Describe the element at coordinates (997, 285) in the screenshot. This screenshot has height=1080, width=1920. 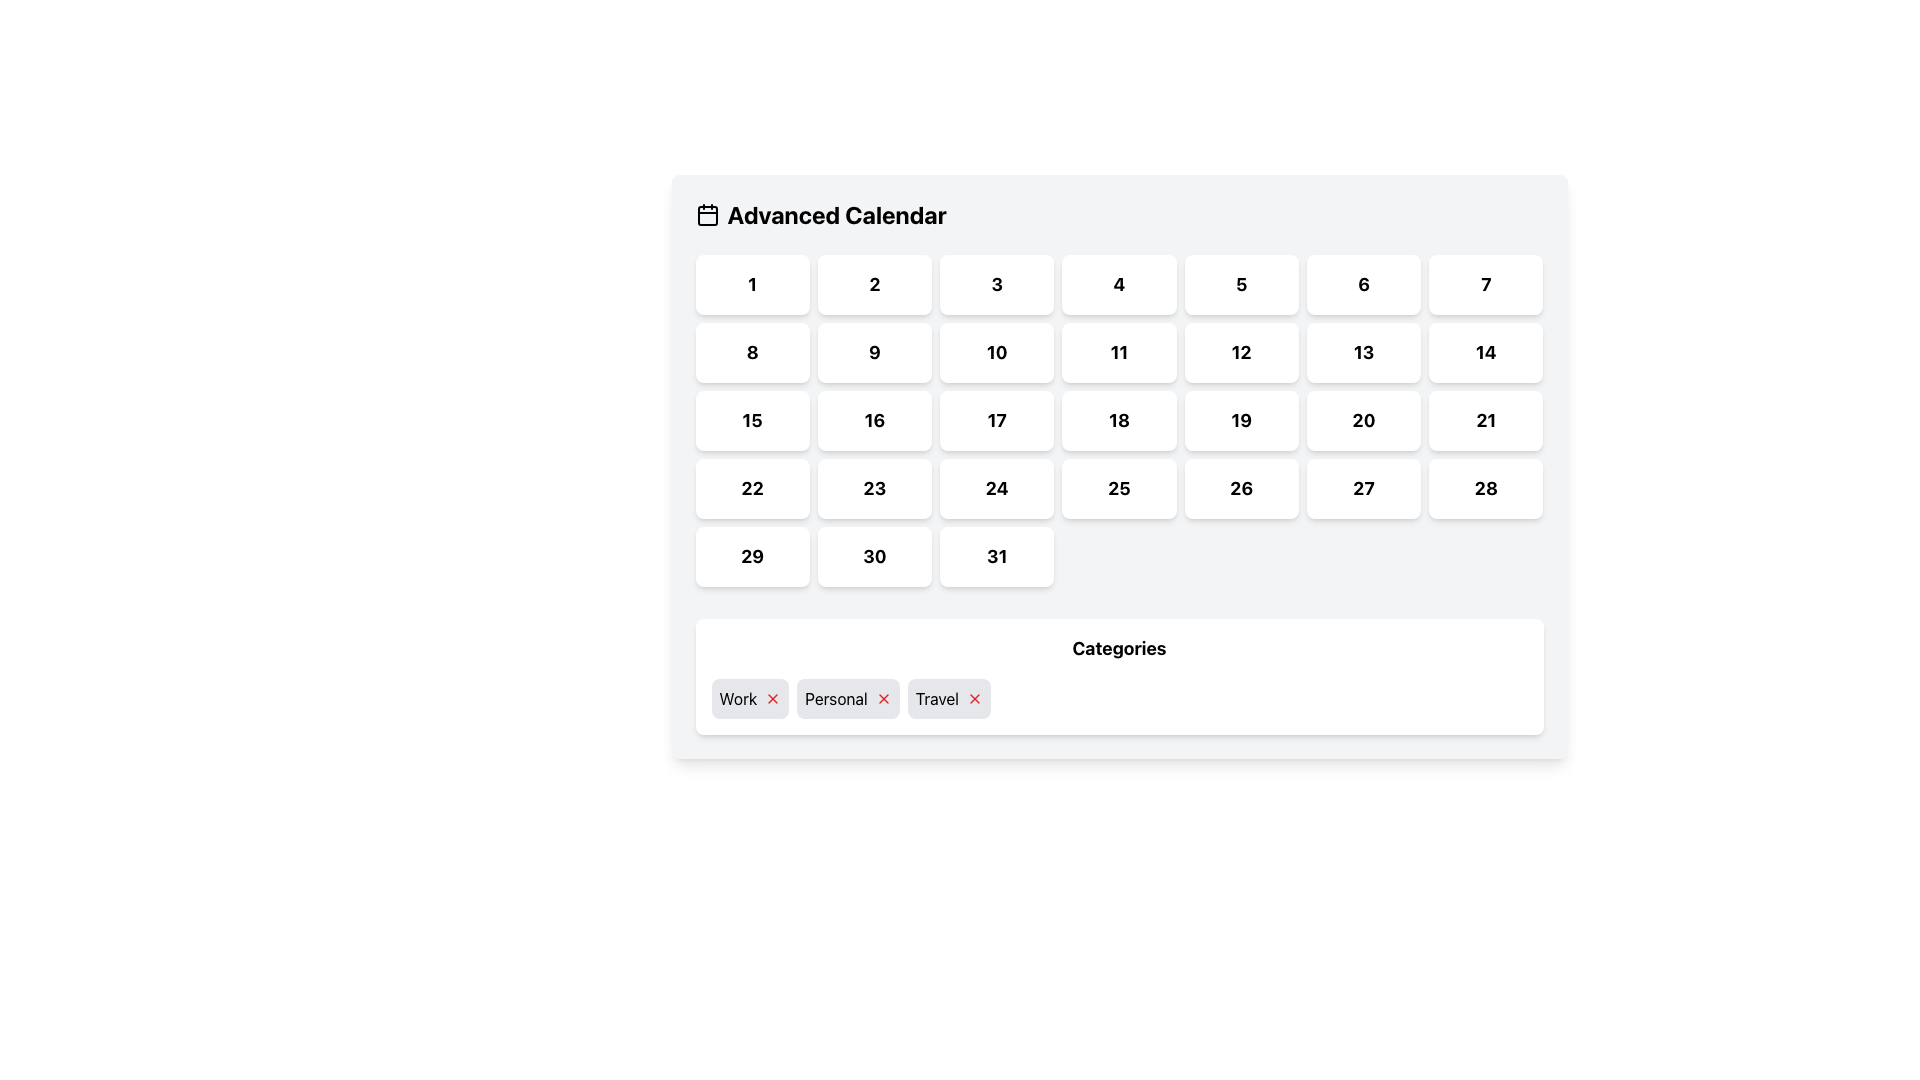
I see `the button representing the date number '3' in the calendar grid under the 'Advanced Calendar' title` at that location.